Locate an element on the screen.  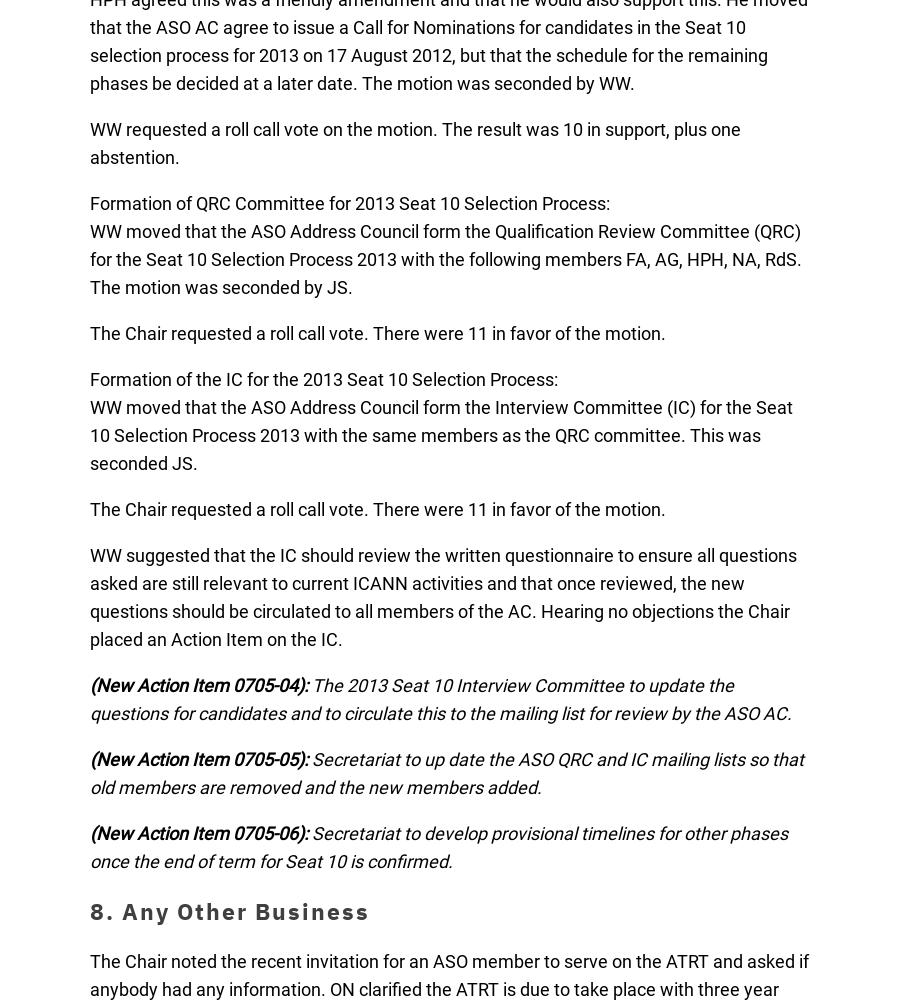
'Formation of the IC for the 2013 Seat 10 Selection Process:' is located at coordinates (324, 379).